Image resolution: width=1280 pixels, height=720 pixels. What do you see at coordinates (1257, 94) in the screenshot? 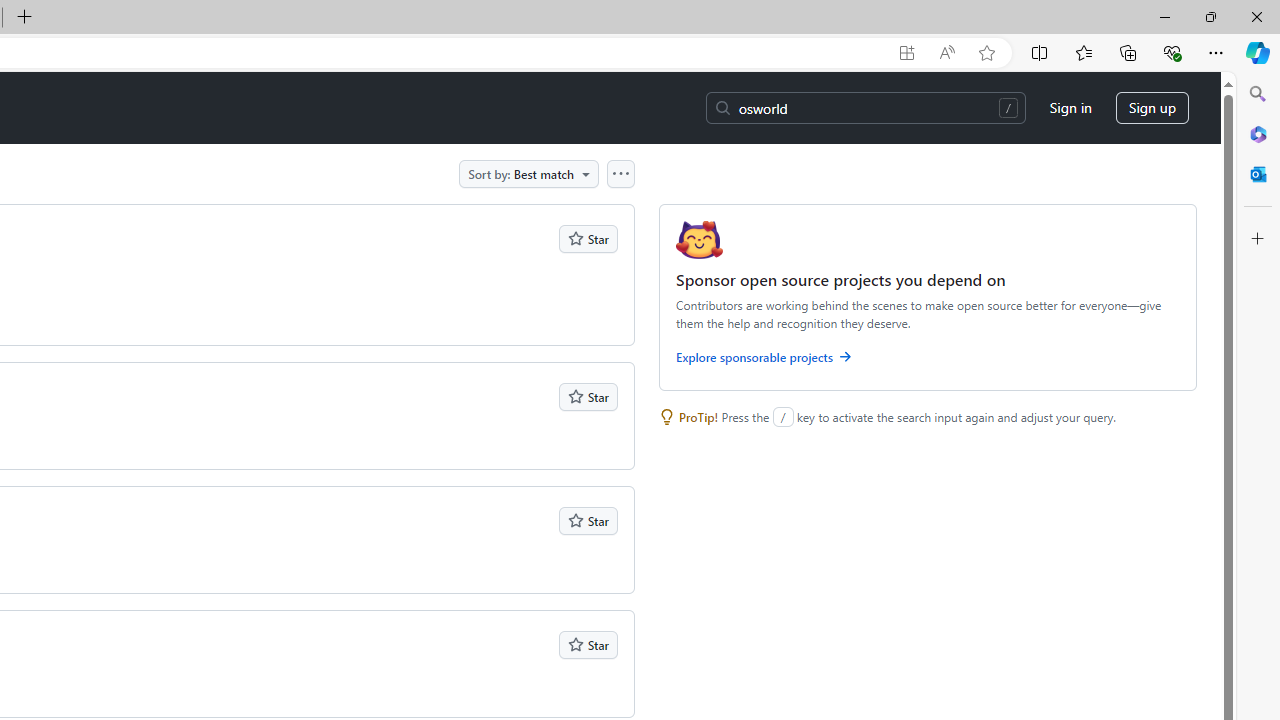
I see `'Search'` at bounding box center [1257, 94].